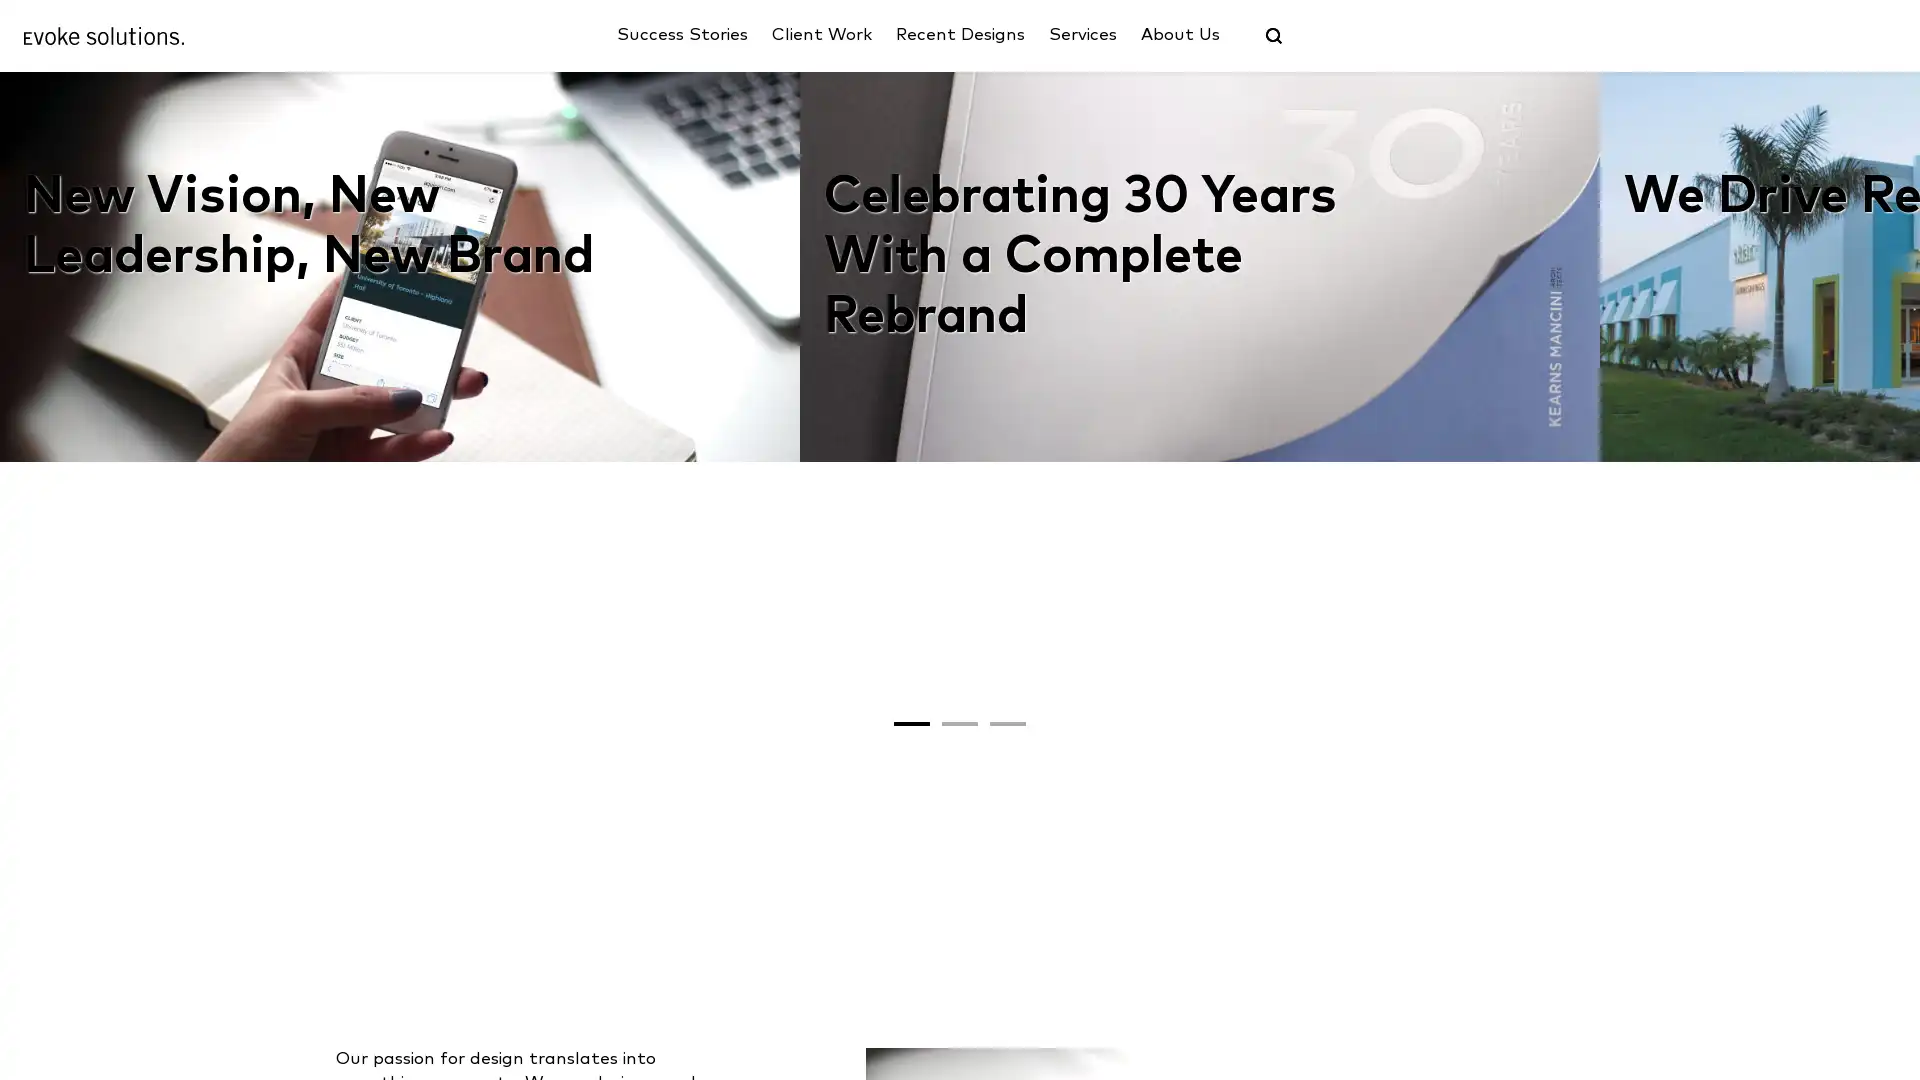 The width and height of the screenshot is (1920, 1080). Describe the element at coordinates (1008, 983) in the screenshot. I see `3` at that location.